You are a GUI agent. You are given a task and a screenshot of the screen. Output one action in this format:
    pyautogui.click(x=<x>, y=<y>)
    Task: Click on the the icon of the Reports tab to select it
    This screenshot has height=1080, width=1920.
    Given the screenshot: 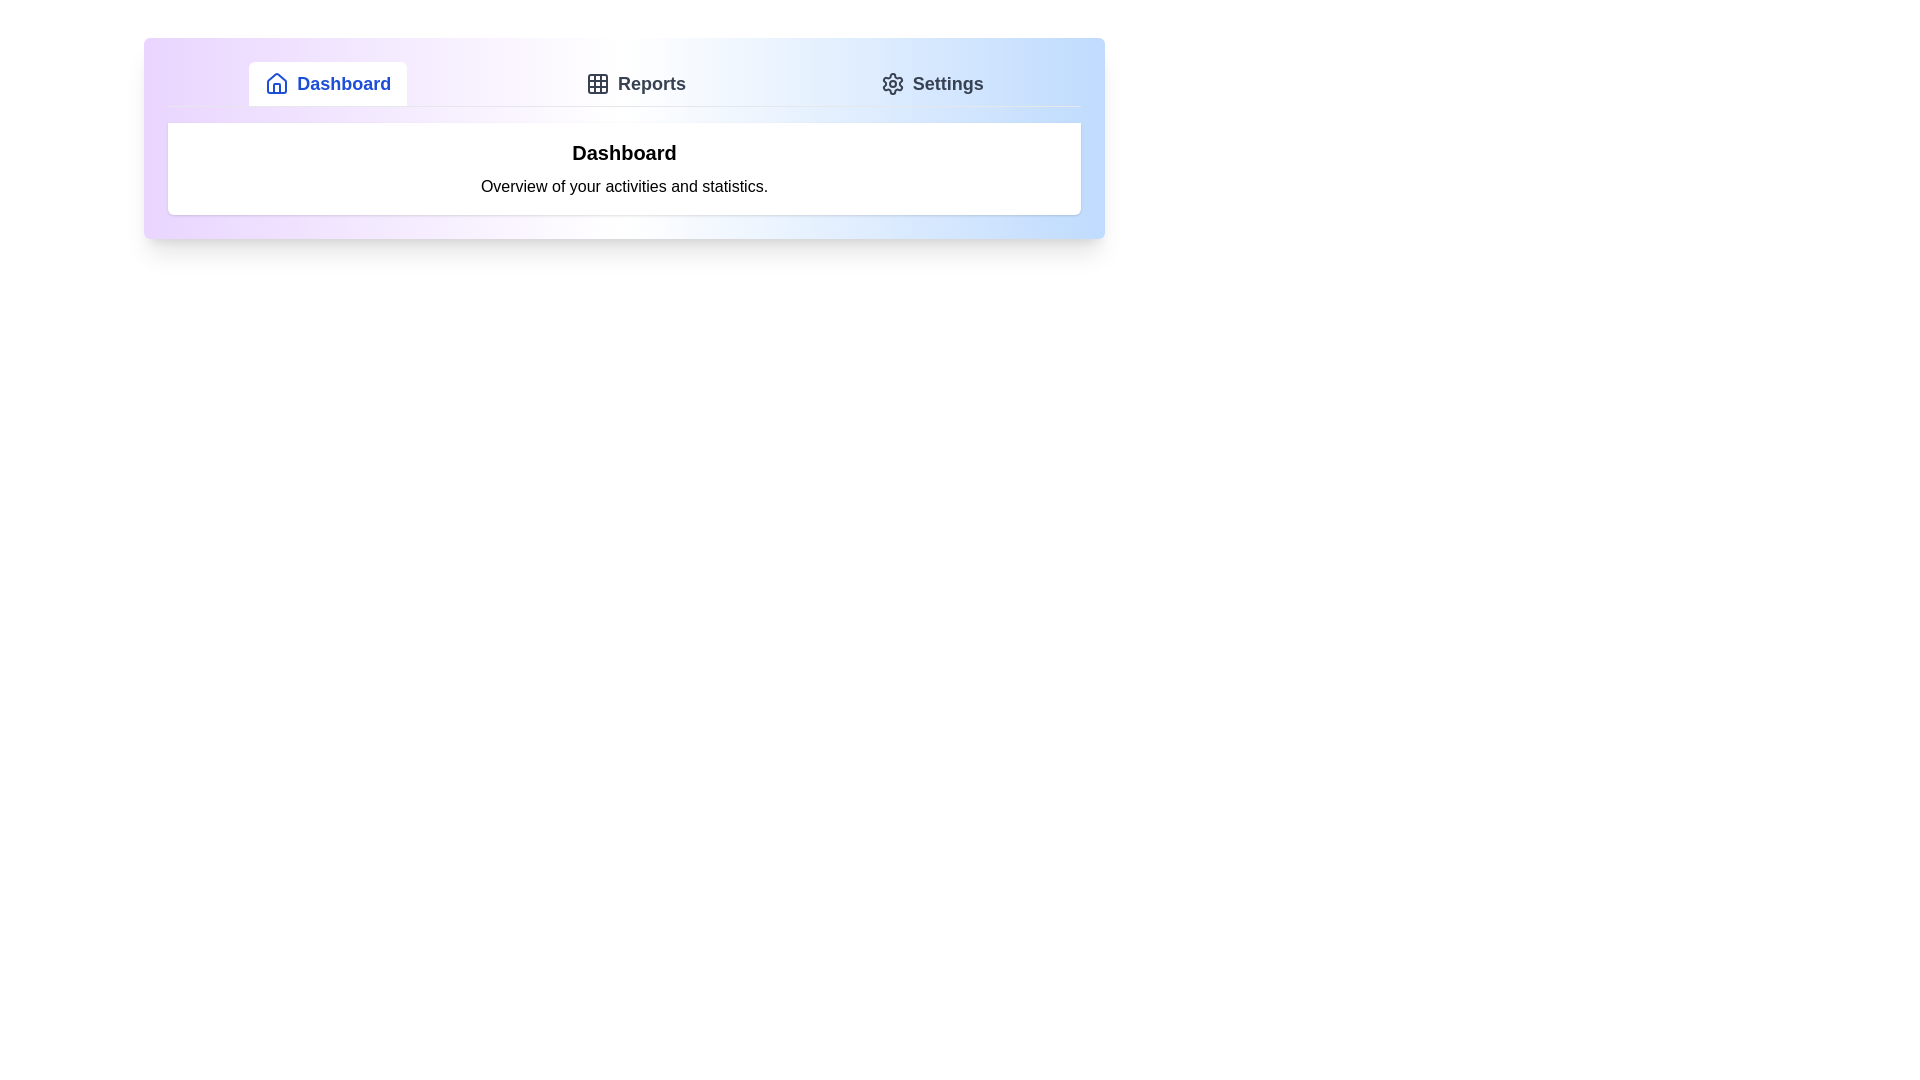 What is the action you would take?
    pyautogui.click(x=596, y=83)
    